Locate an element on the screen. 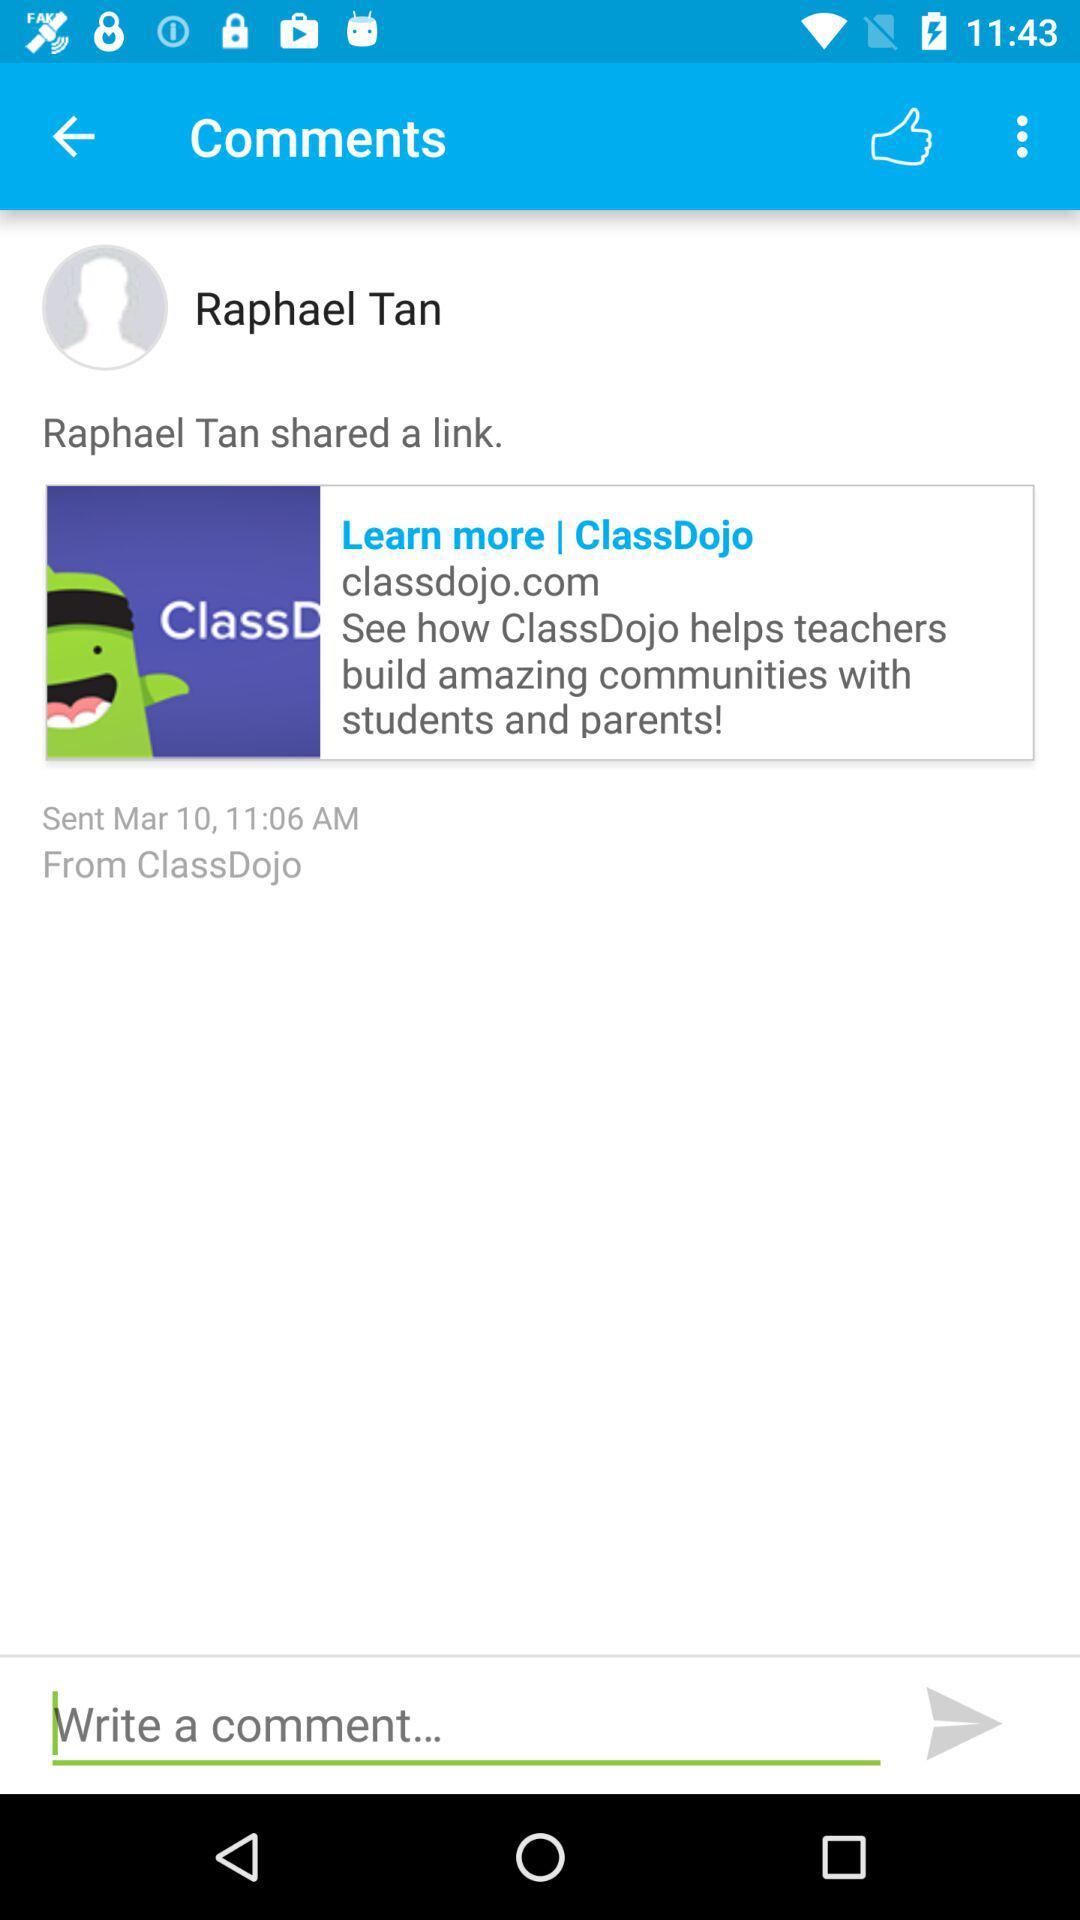 The height and width of the screenshot is (1920, 1080). the item above sent mar 10 is located at coordinates (183, 621).